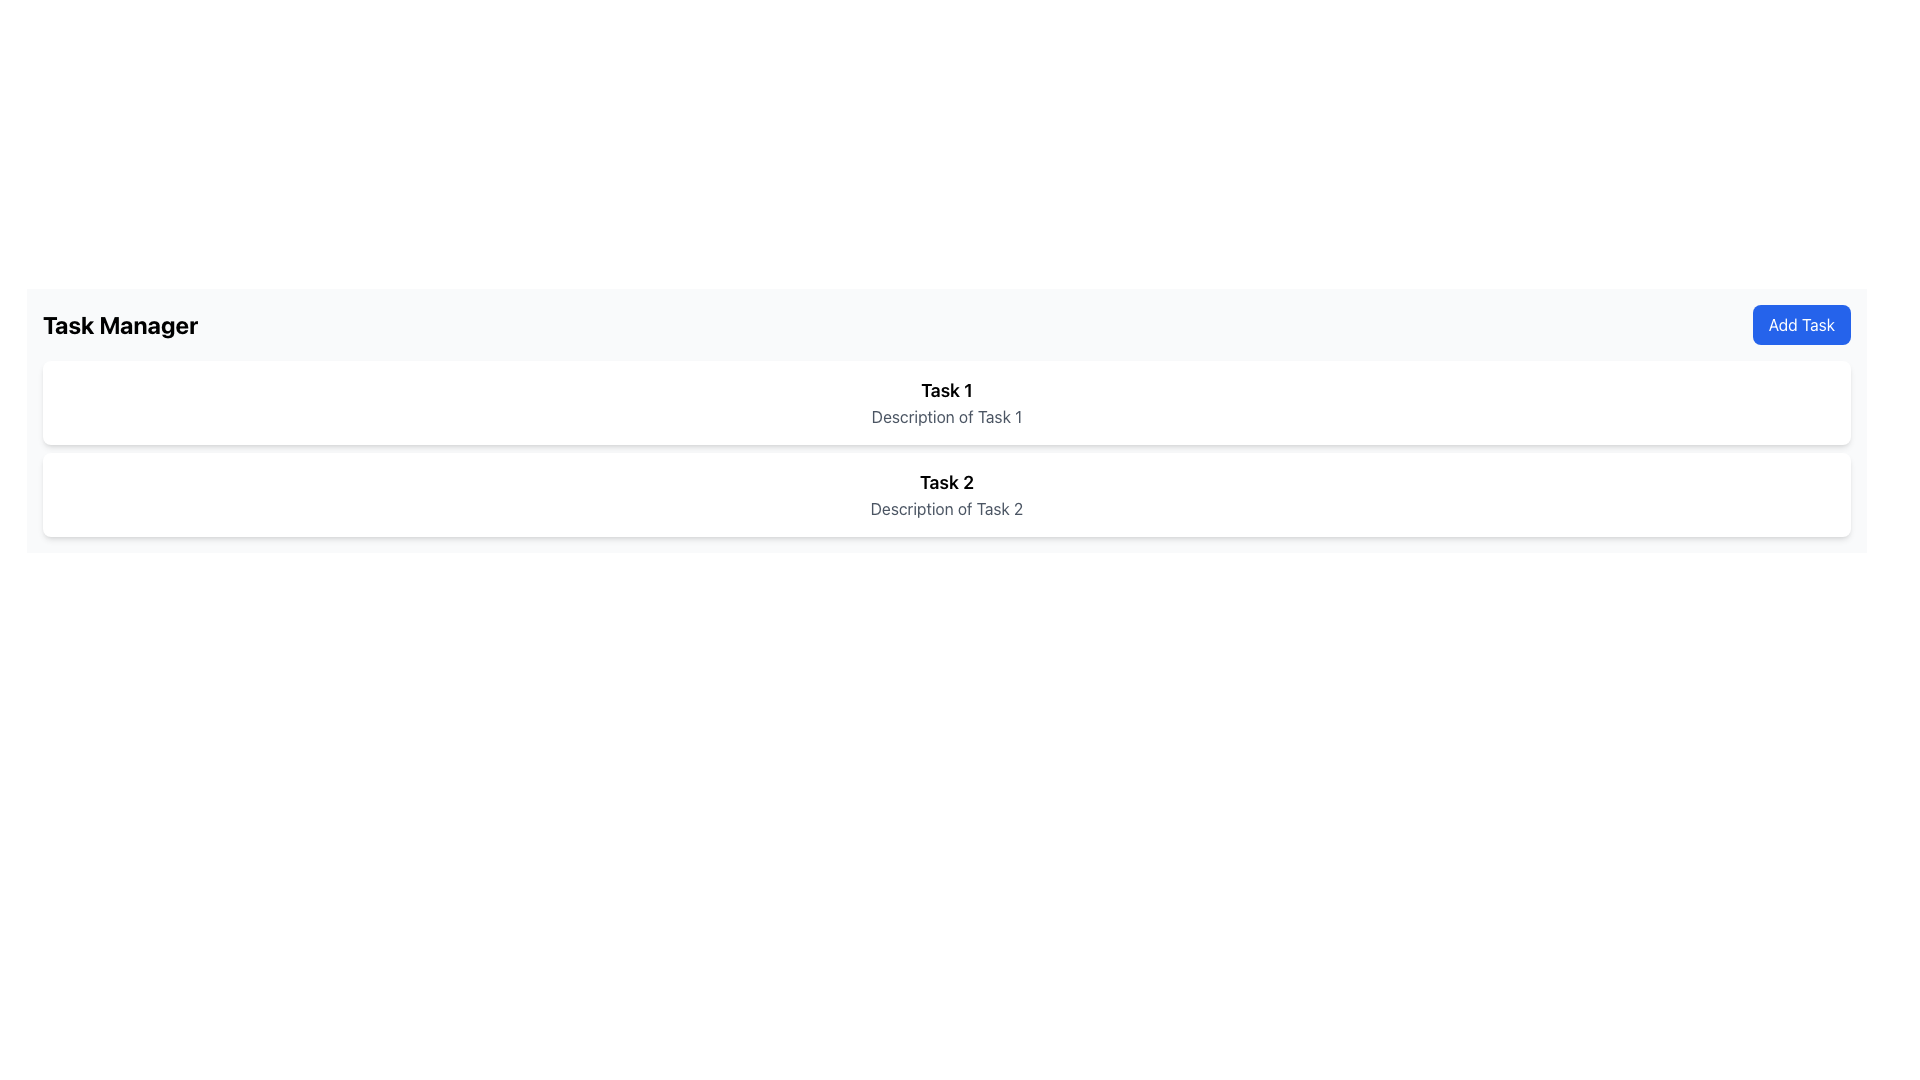 Image resolution: width=1920 pixels, height=1080 pixels. What do you see at coordinates (945, 494) in the screenshot?
I see `the Task Card Component labeled 'Task 2'` at bounding box center [945, 494].